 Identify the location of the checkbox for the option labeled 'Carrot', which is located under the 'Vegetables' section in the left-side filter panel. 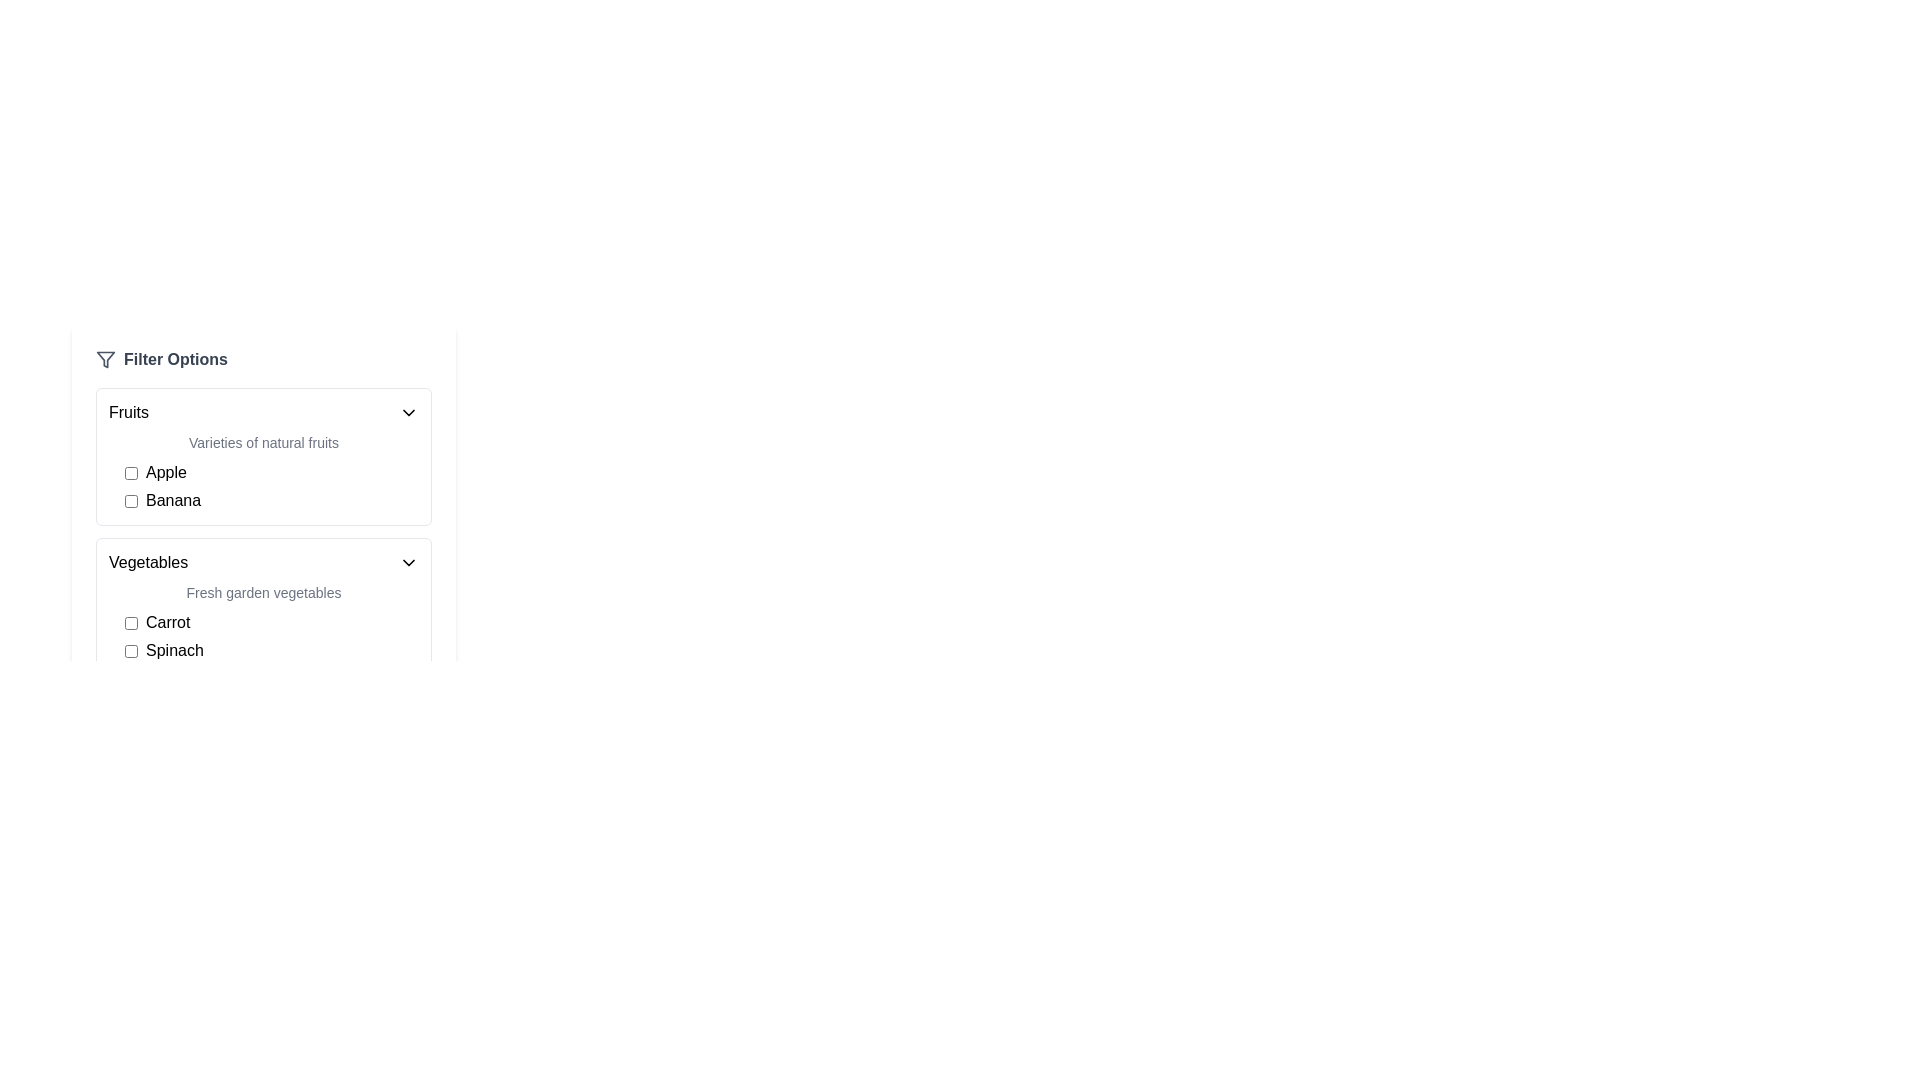
(271, 622).